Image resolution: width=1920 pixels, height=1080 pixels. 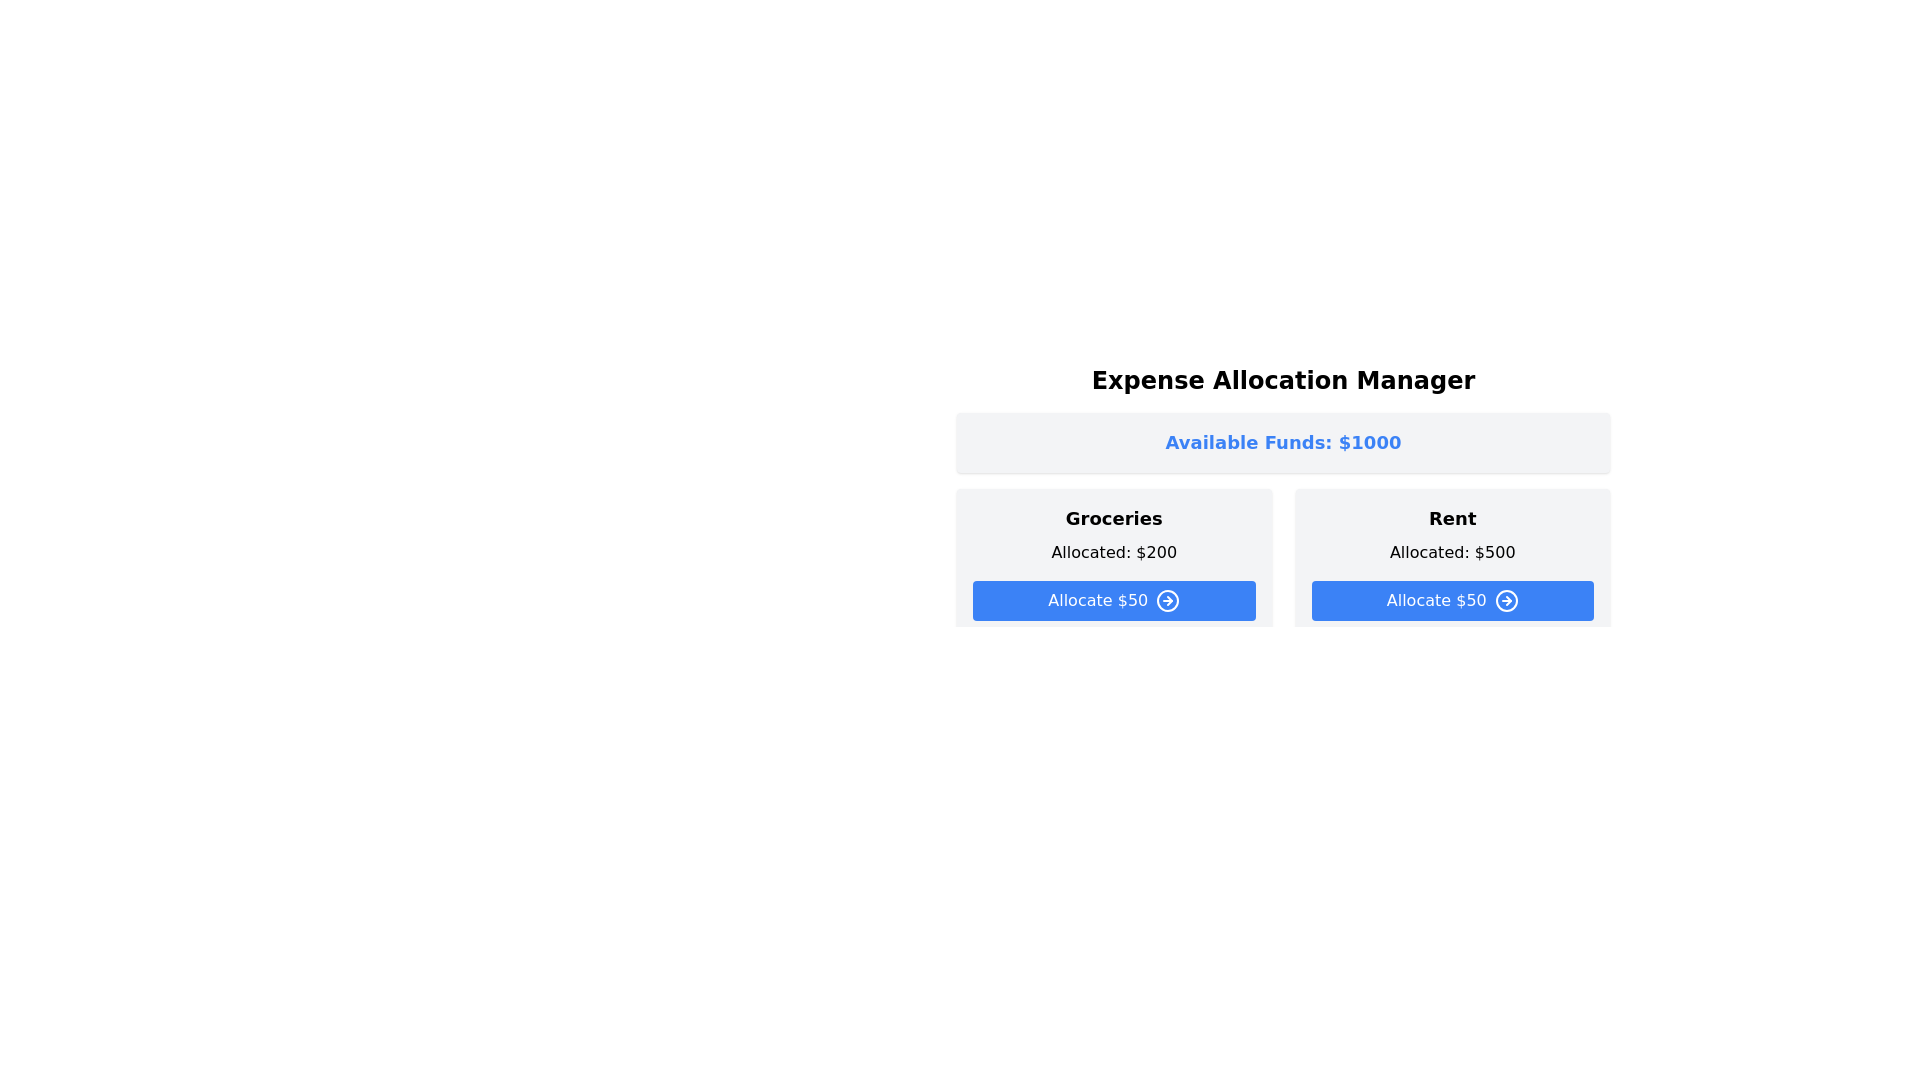 What do you see at coordinates (1168, 771) in the screenshot?
I see `the decorative vector graphic circle within the 'Allocate $50' button, located in the lower-right area of the button` at bounding box center [1168, 771].